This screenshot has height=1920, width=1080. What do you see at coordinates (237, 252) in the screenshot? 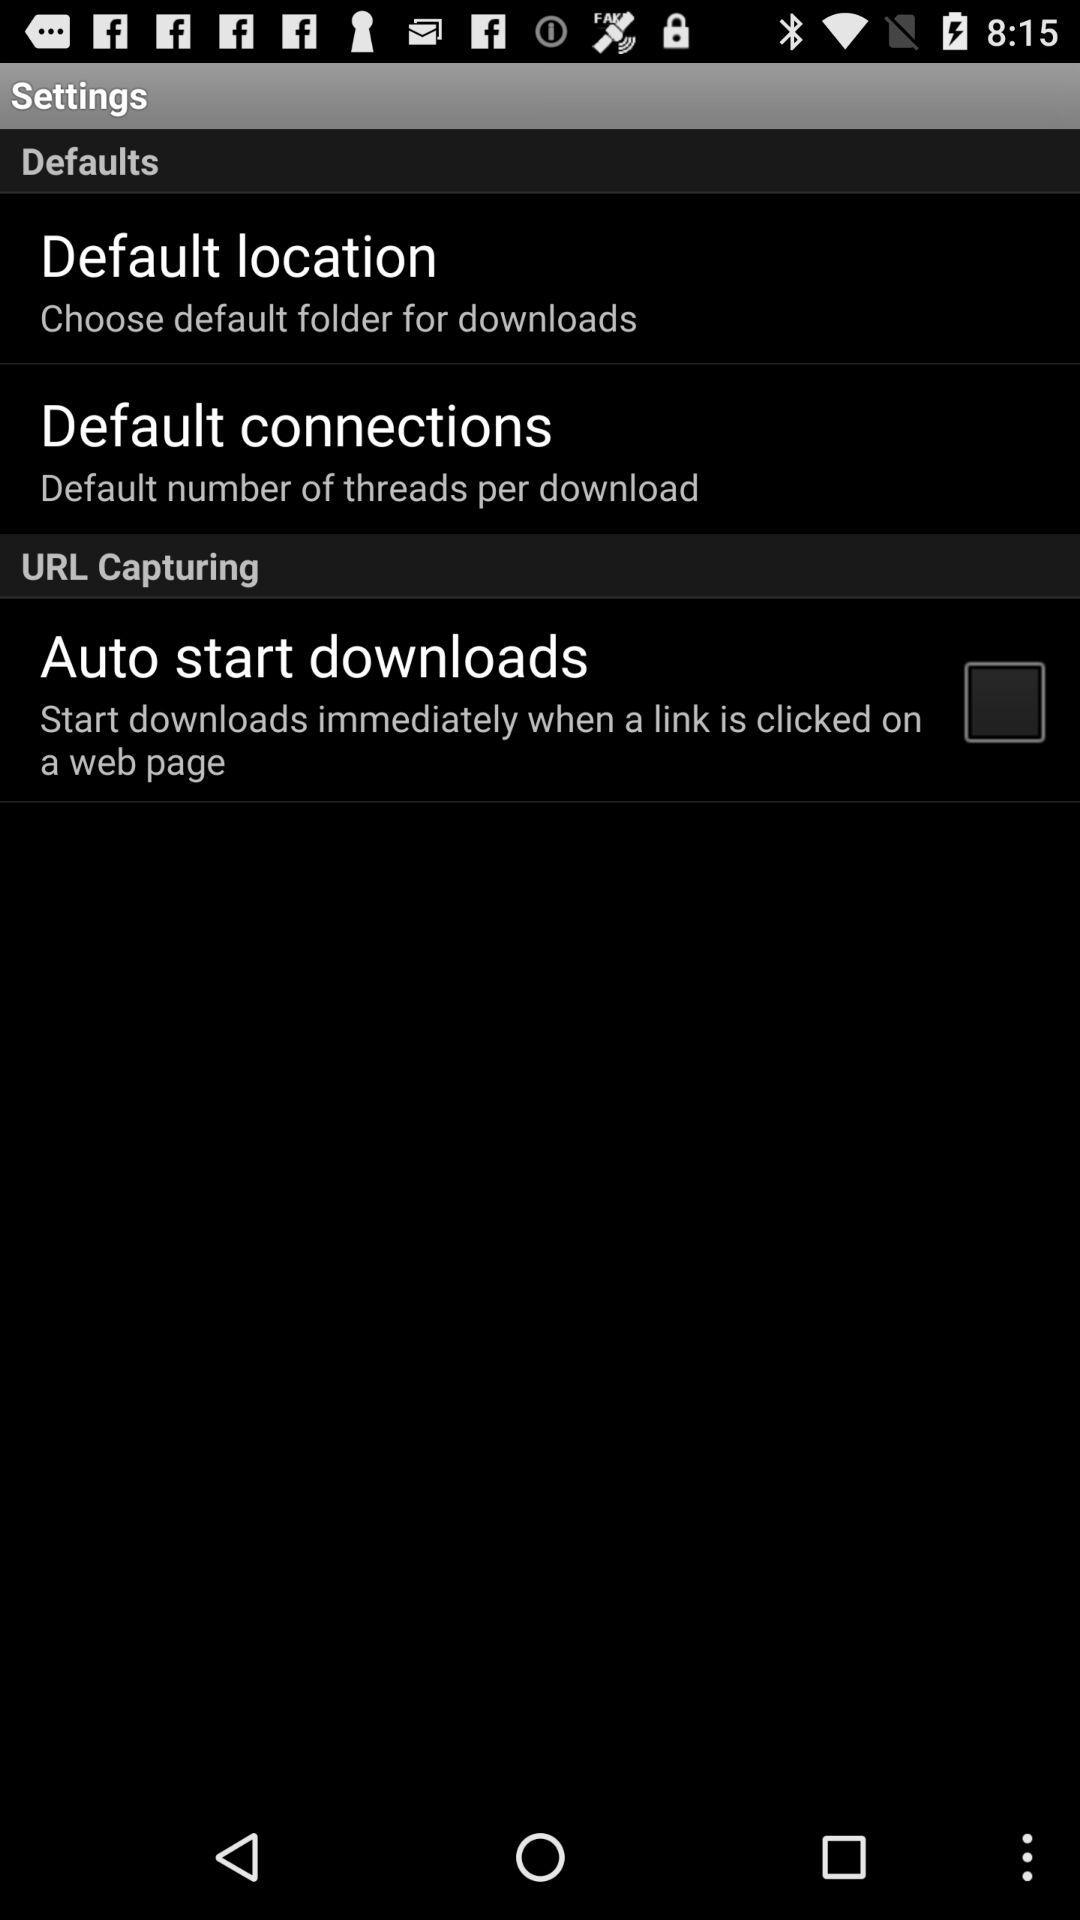
I see `default location item` at bounding box center [237, 252].